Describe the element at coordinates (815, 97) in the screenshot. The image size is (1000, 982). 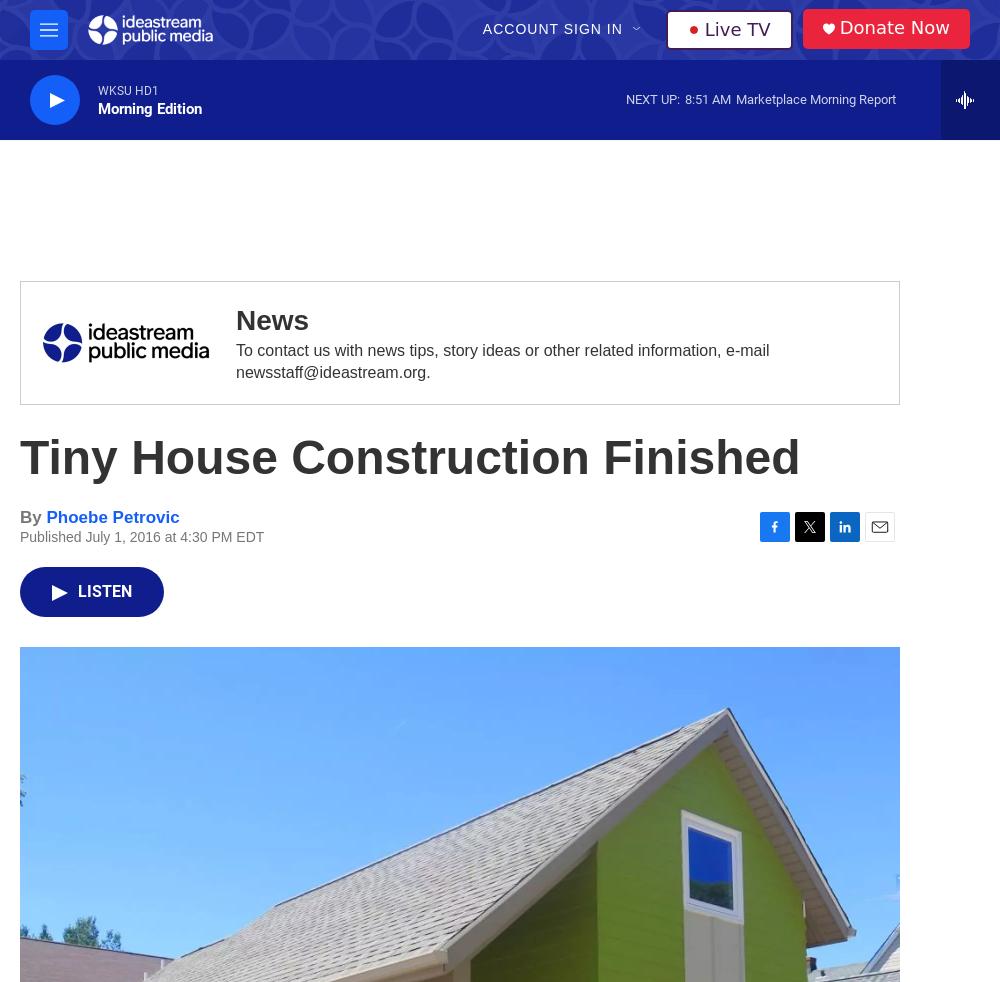
I see `'Marketplace Morning Report'` at that location.